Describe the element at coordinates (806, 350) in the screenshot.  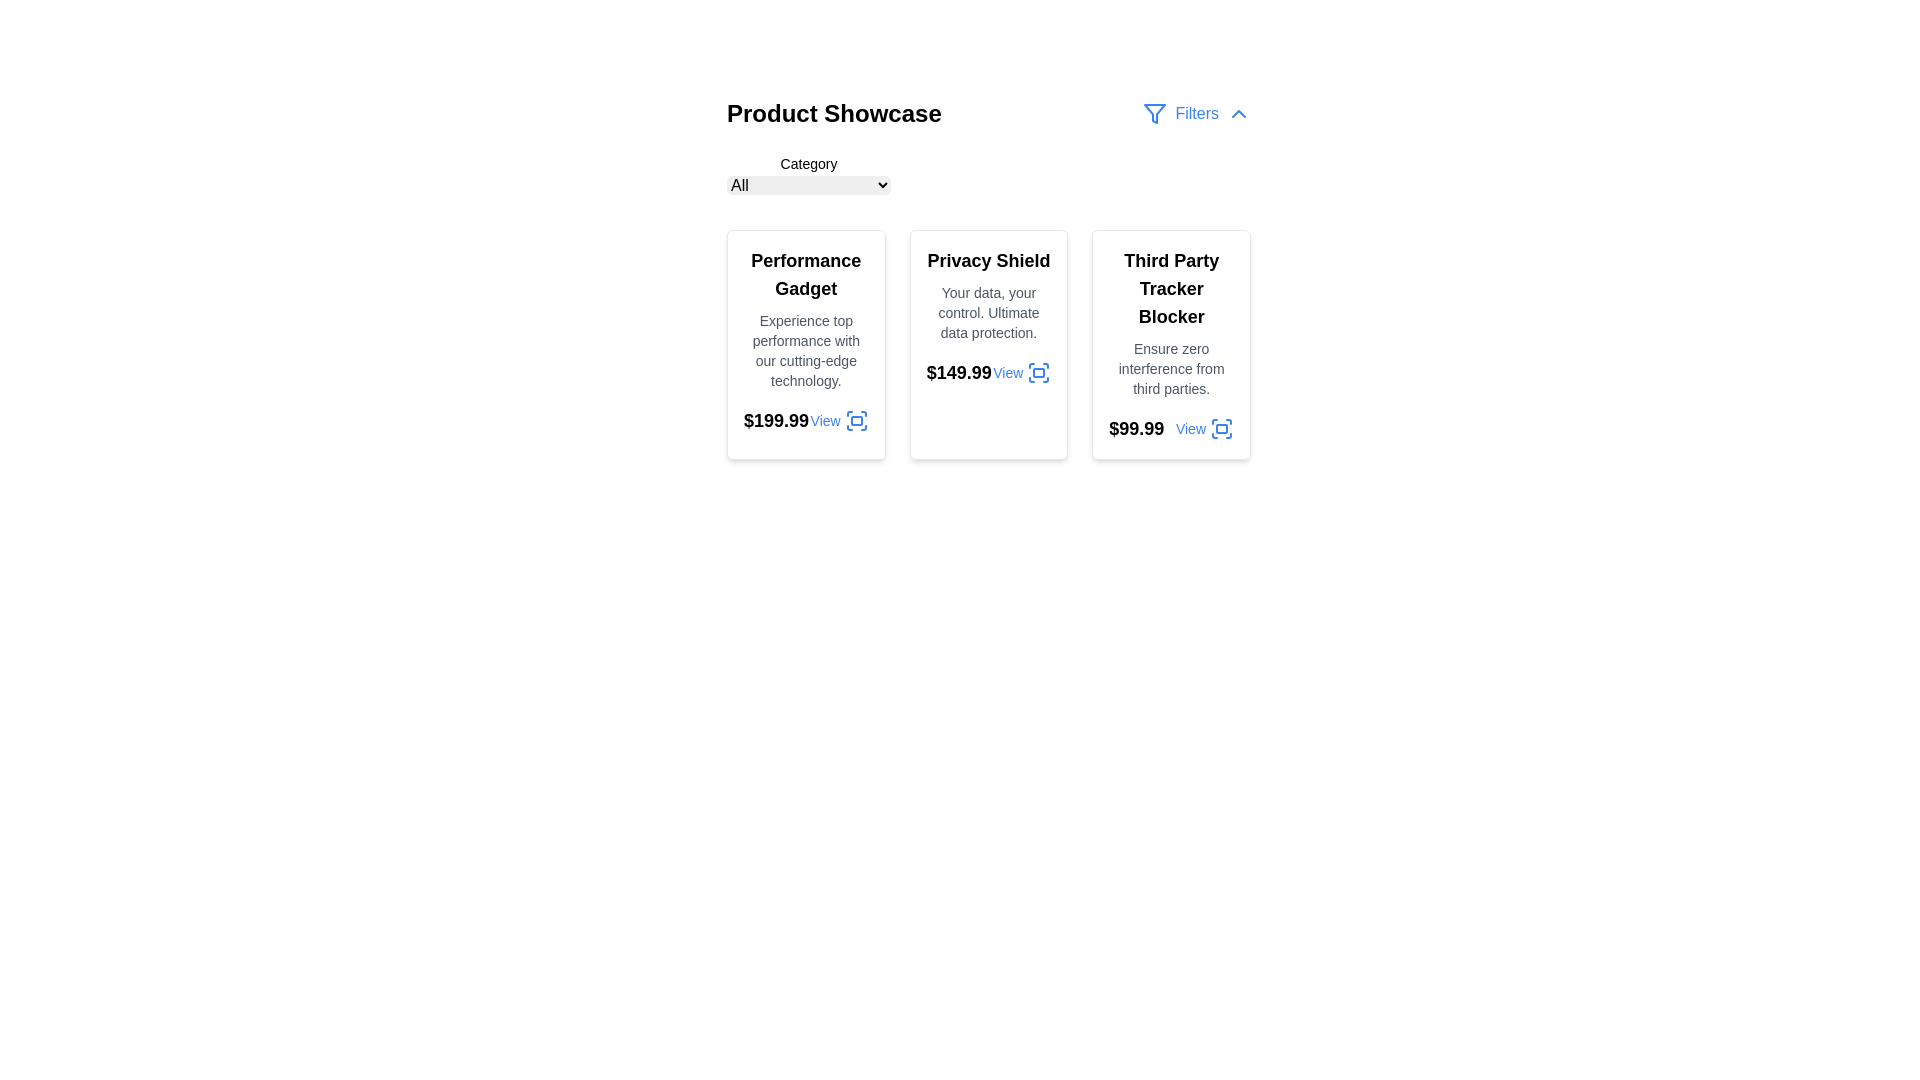
I see `the Text Block providing descriptive information about the product, located in the middle section of the first card beneath the title 'Performance Gadget'` at that location.